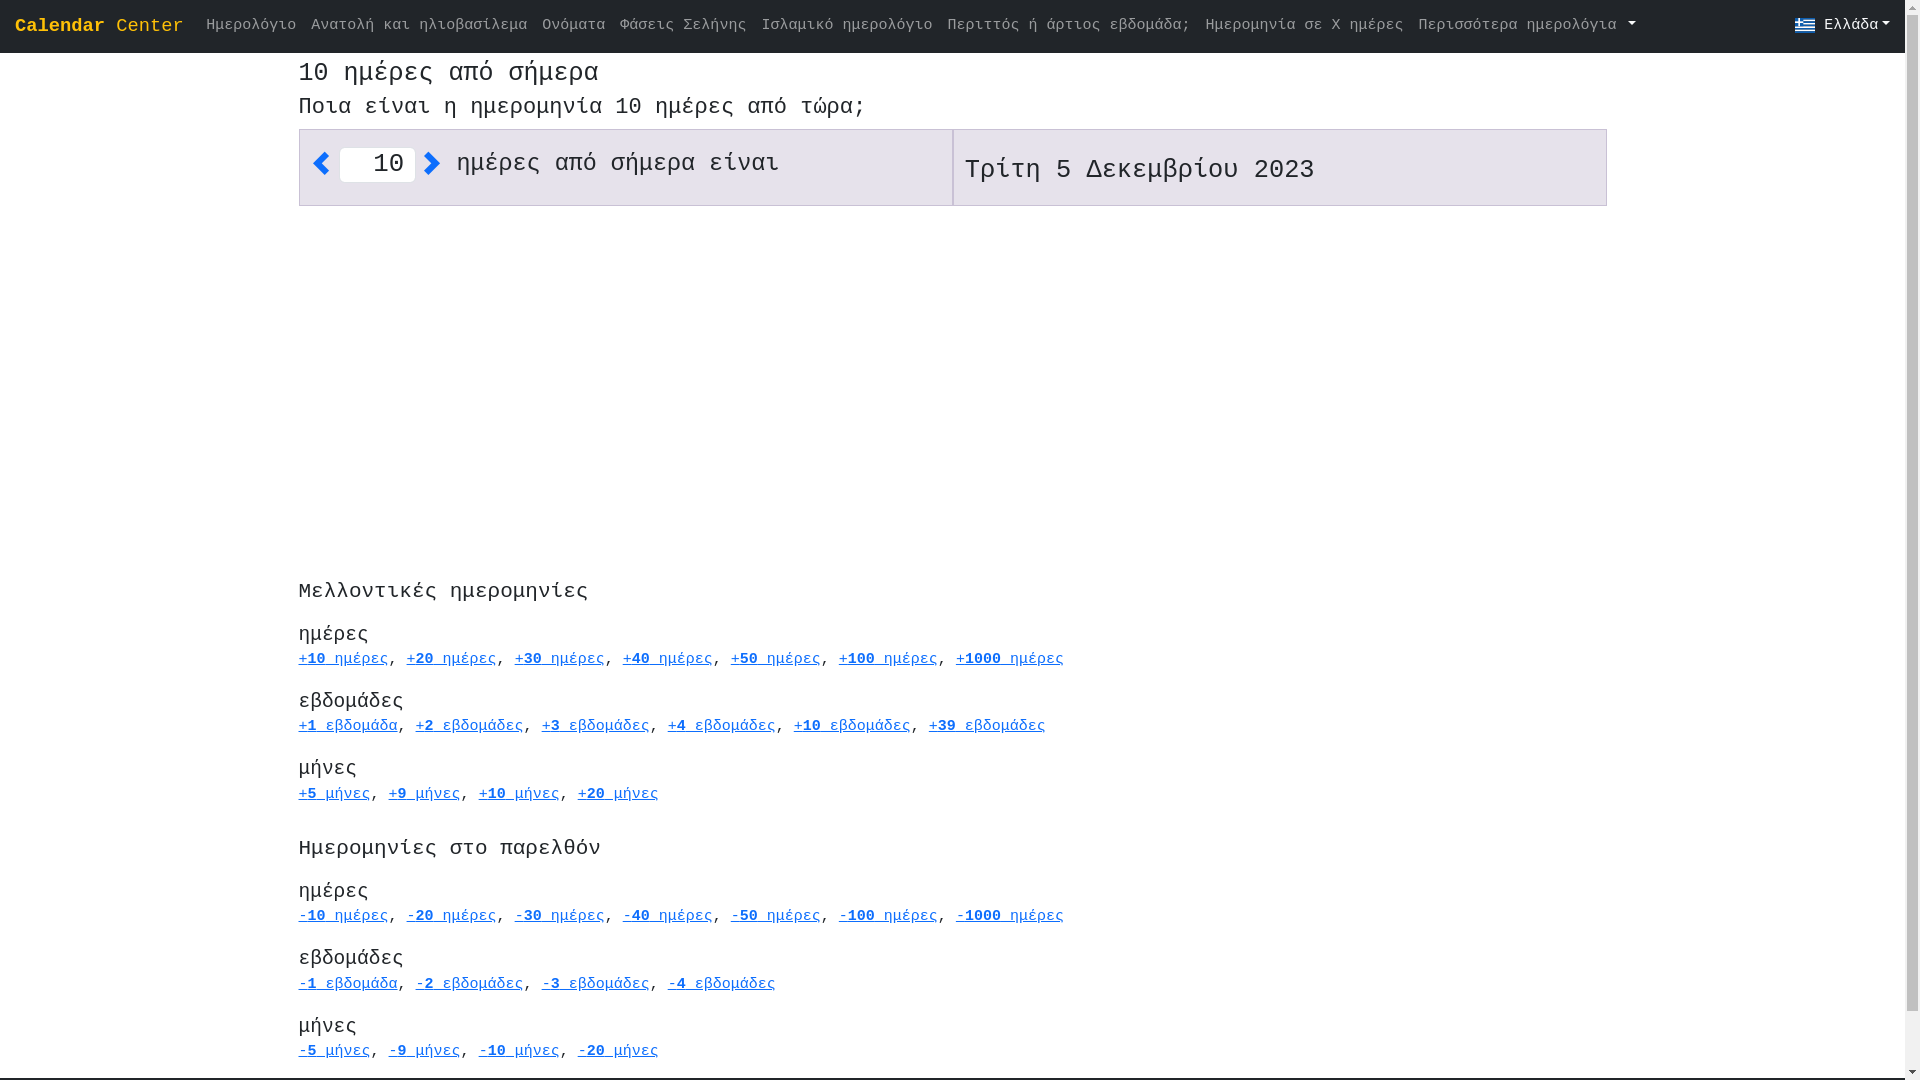  What do you see at coordinates (14, 27) in the screenshot?
I see `'Calendar Center'` at bounding box center [14, 27].